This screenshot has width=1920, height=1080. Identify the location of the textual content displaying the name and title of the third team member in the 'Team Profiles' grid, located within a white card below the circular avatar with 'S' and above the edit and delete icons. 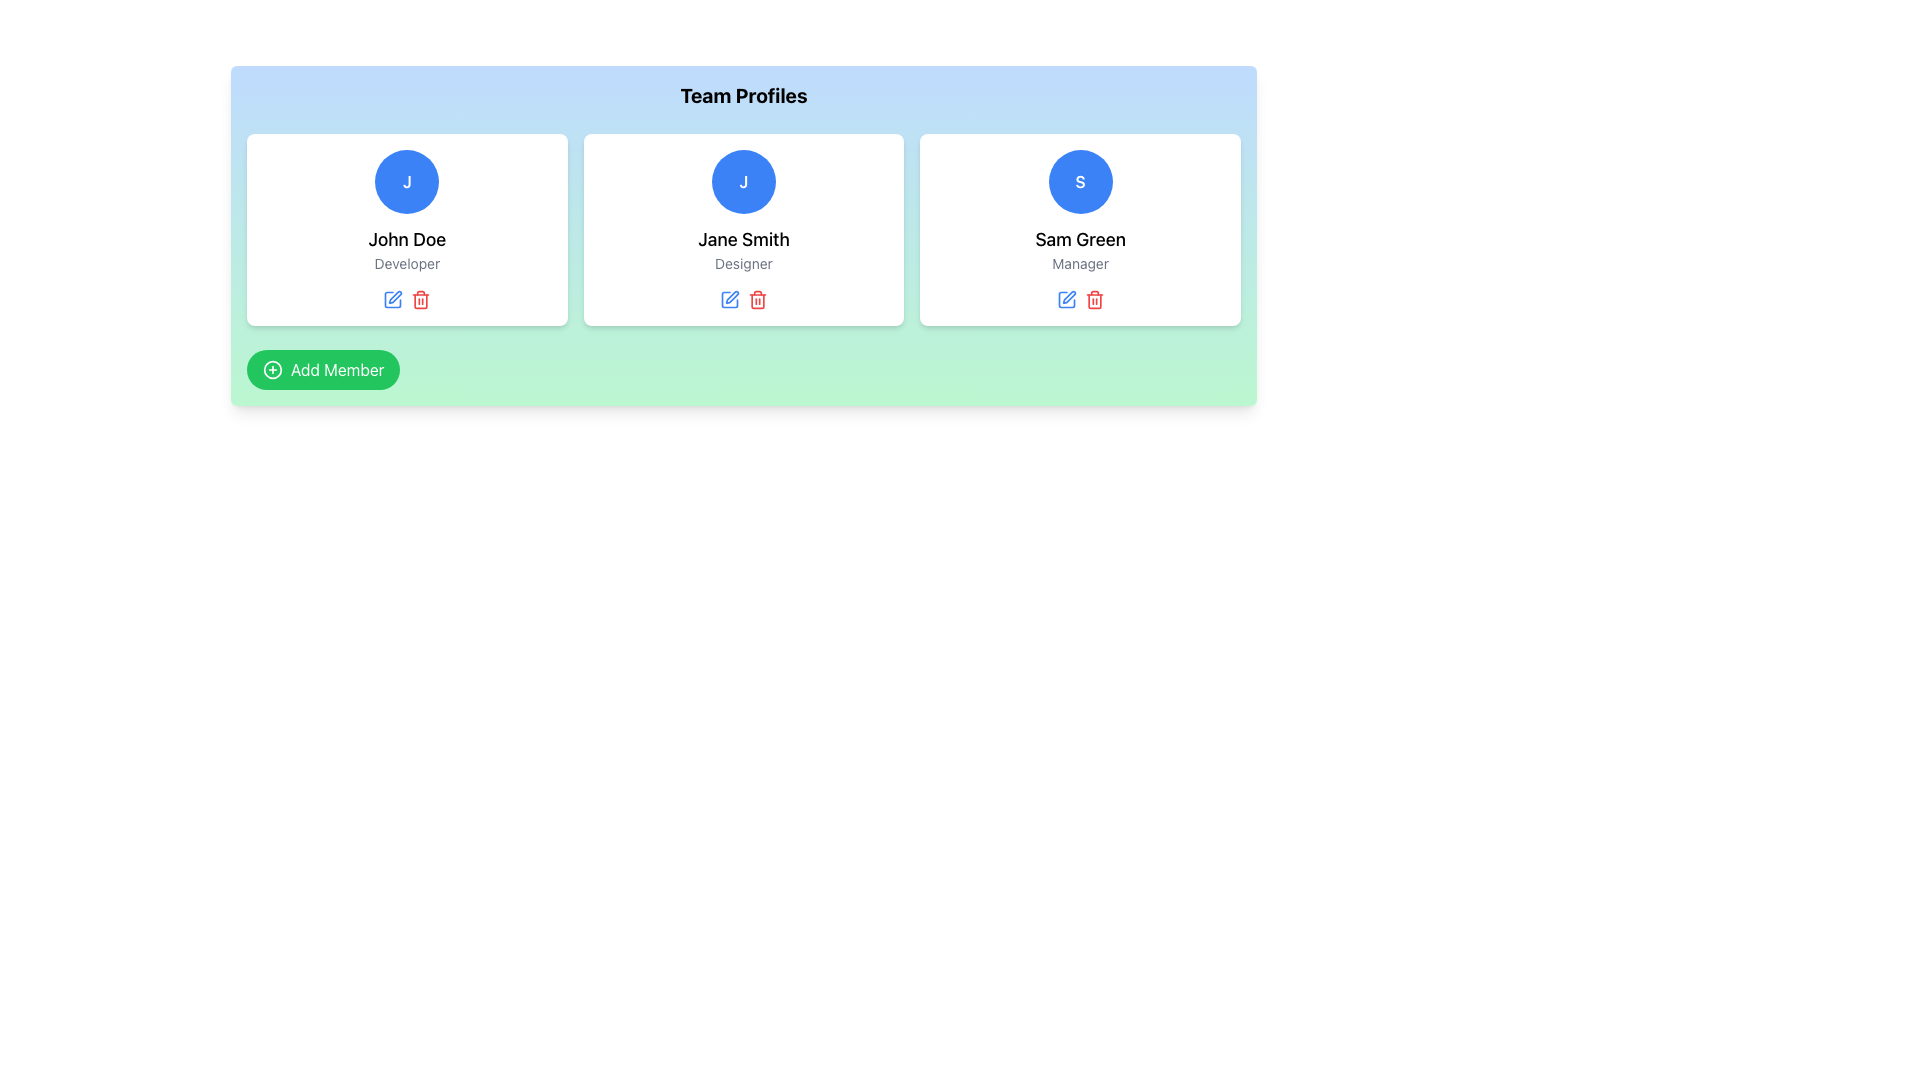
(1079, 249).